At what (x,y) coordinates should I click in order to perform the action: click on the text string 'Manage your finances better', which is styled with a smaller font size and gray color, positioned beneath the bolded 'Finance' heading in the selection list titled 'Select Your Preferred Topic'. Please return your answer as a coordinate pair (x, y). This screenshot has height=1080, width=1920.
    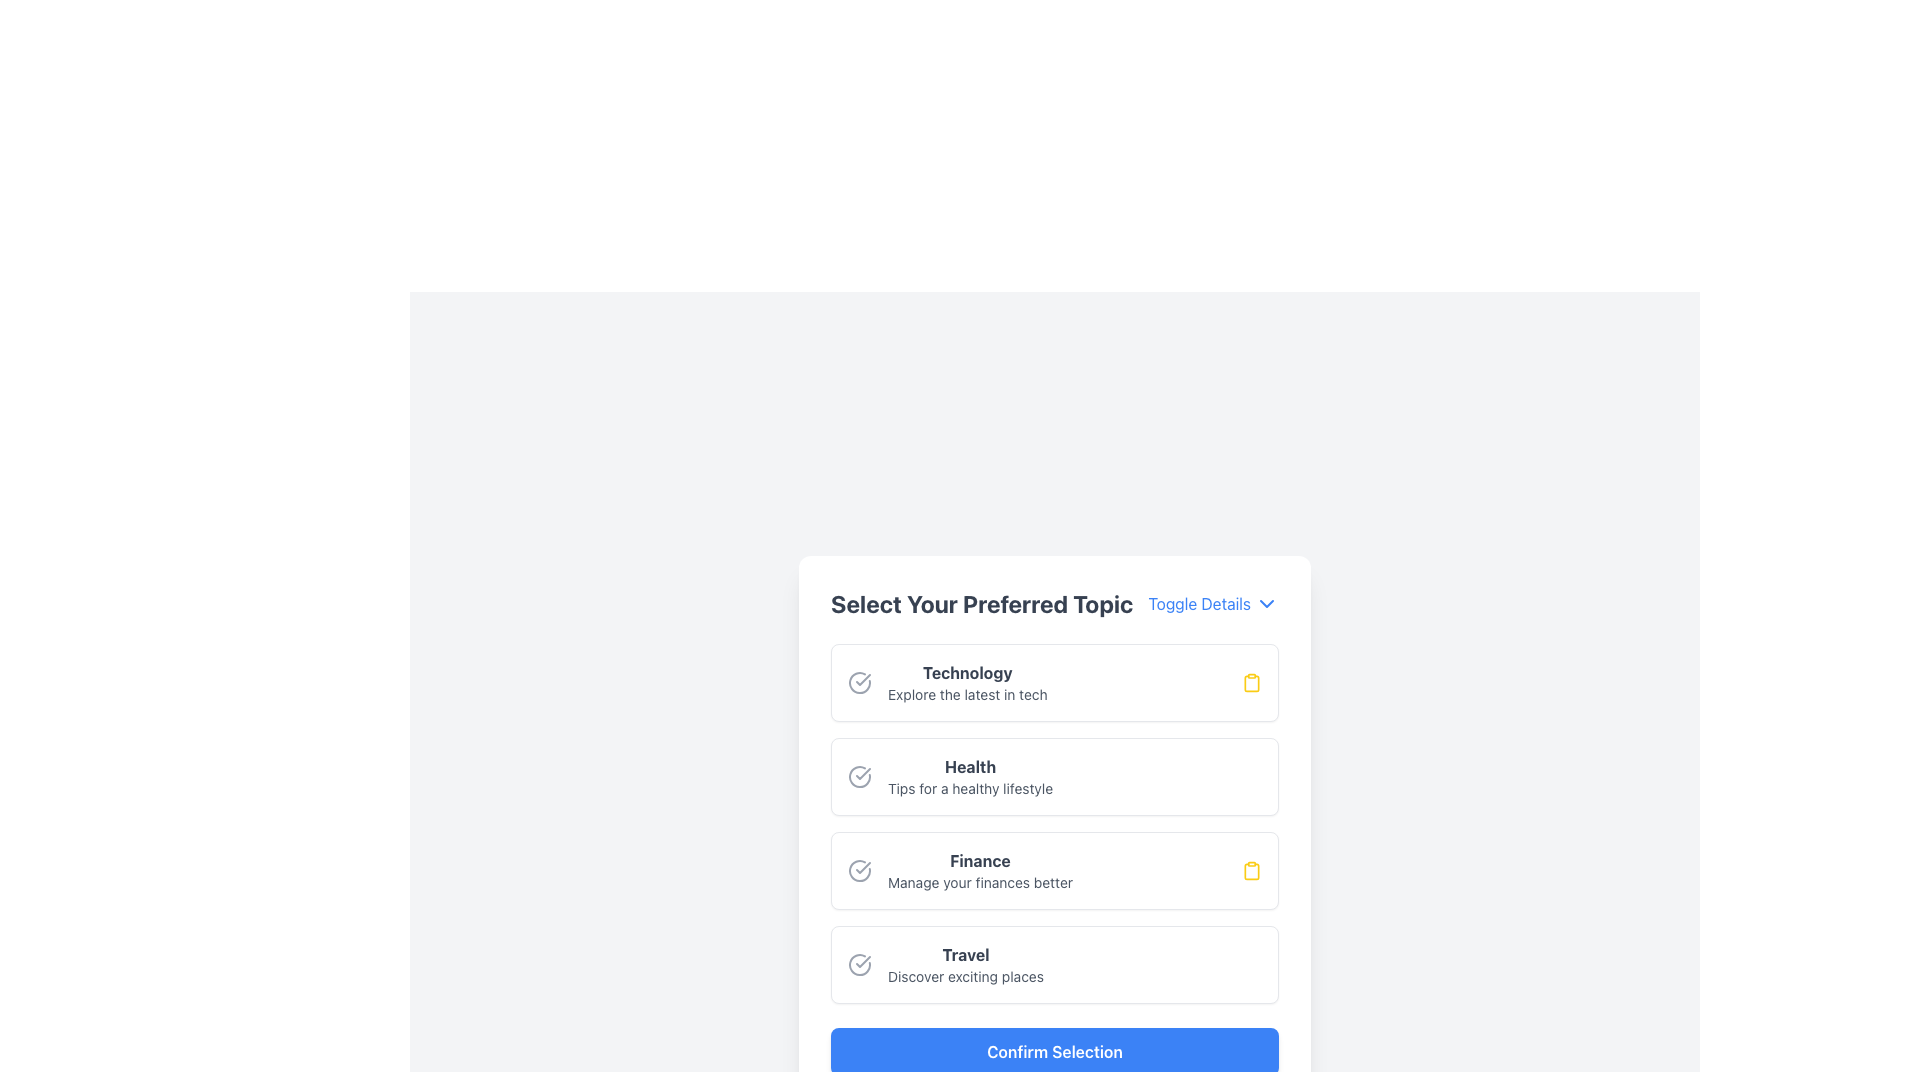
    Looking at the image, I should click on (980, 882).